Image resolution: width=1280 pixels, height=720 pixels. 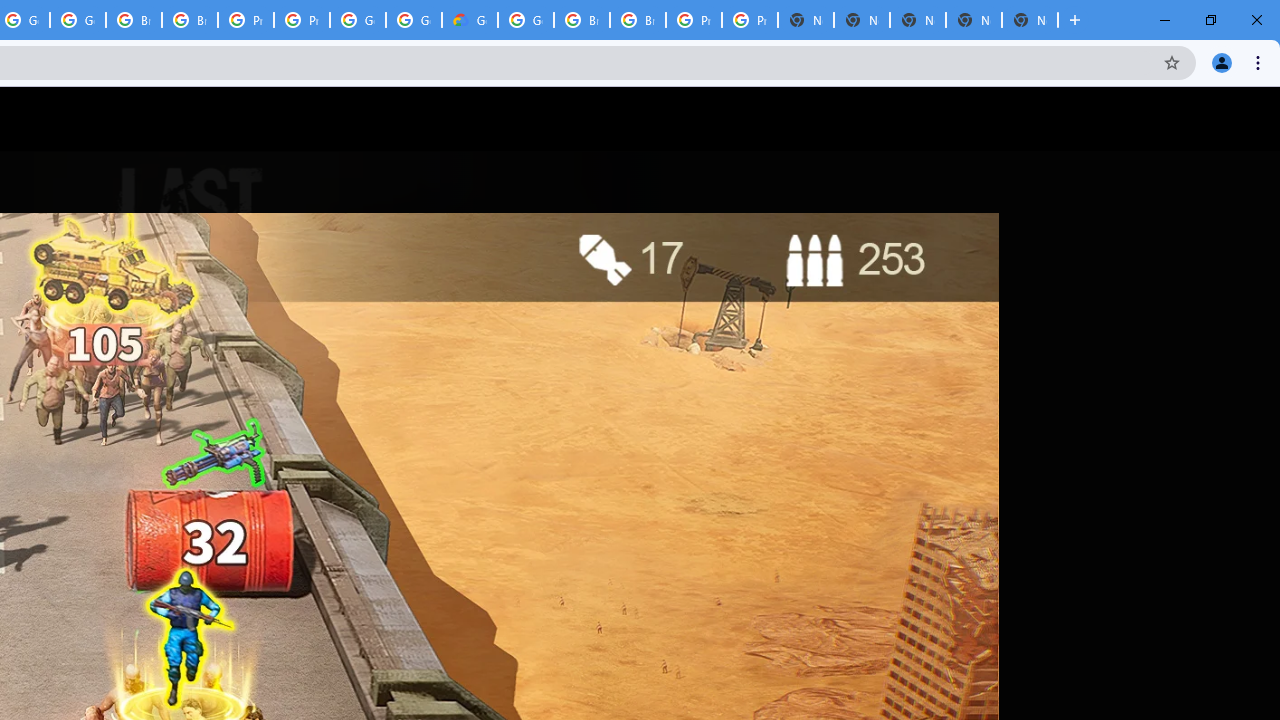 What do you see at coordinates (1030, 20) in the screenshot?
I see `'New Tab'` at bounding box center [1030, 20].